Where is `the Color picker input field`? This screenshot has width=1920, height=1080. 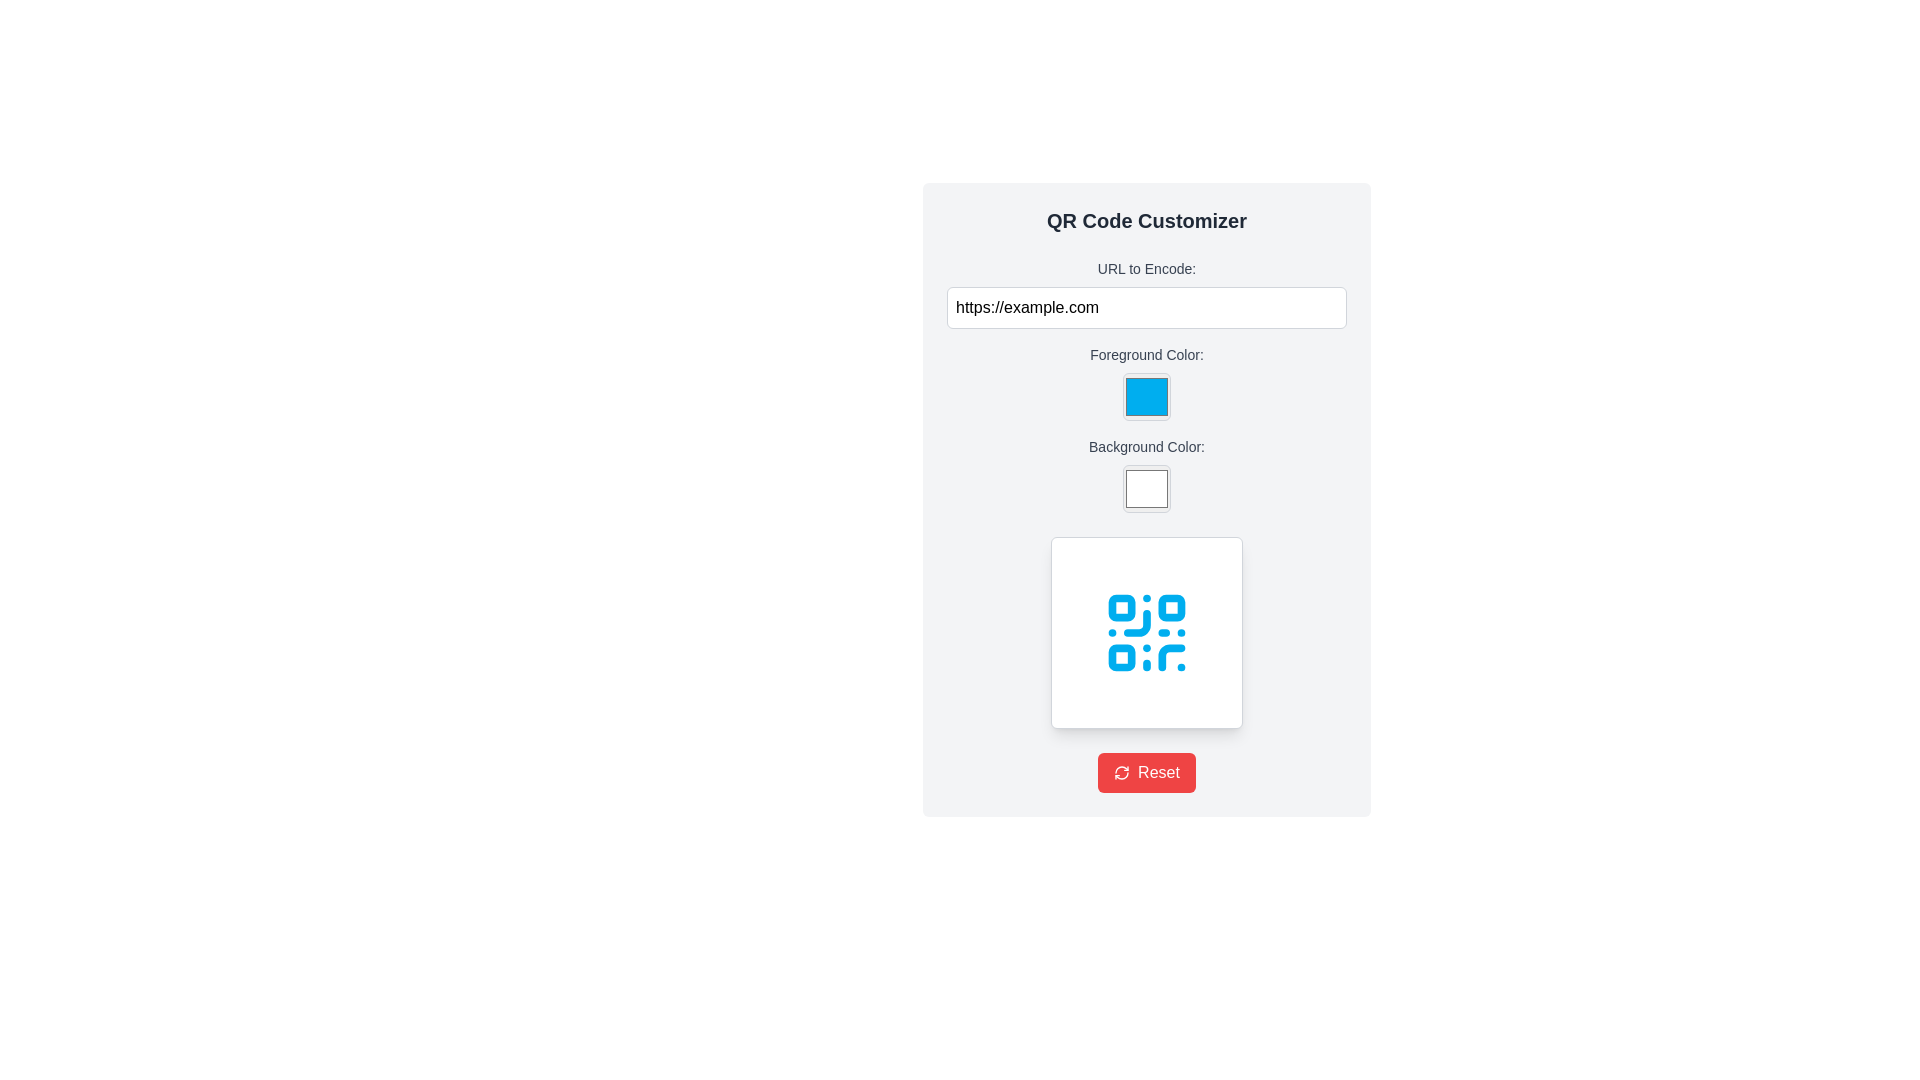 the Color picker input field is located at coordinates (1147, 382).